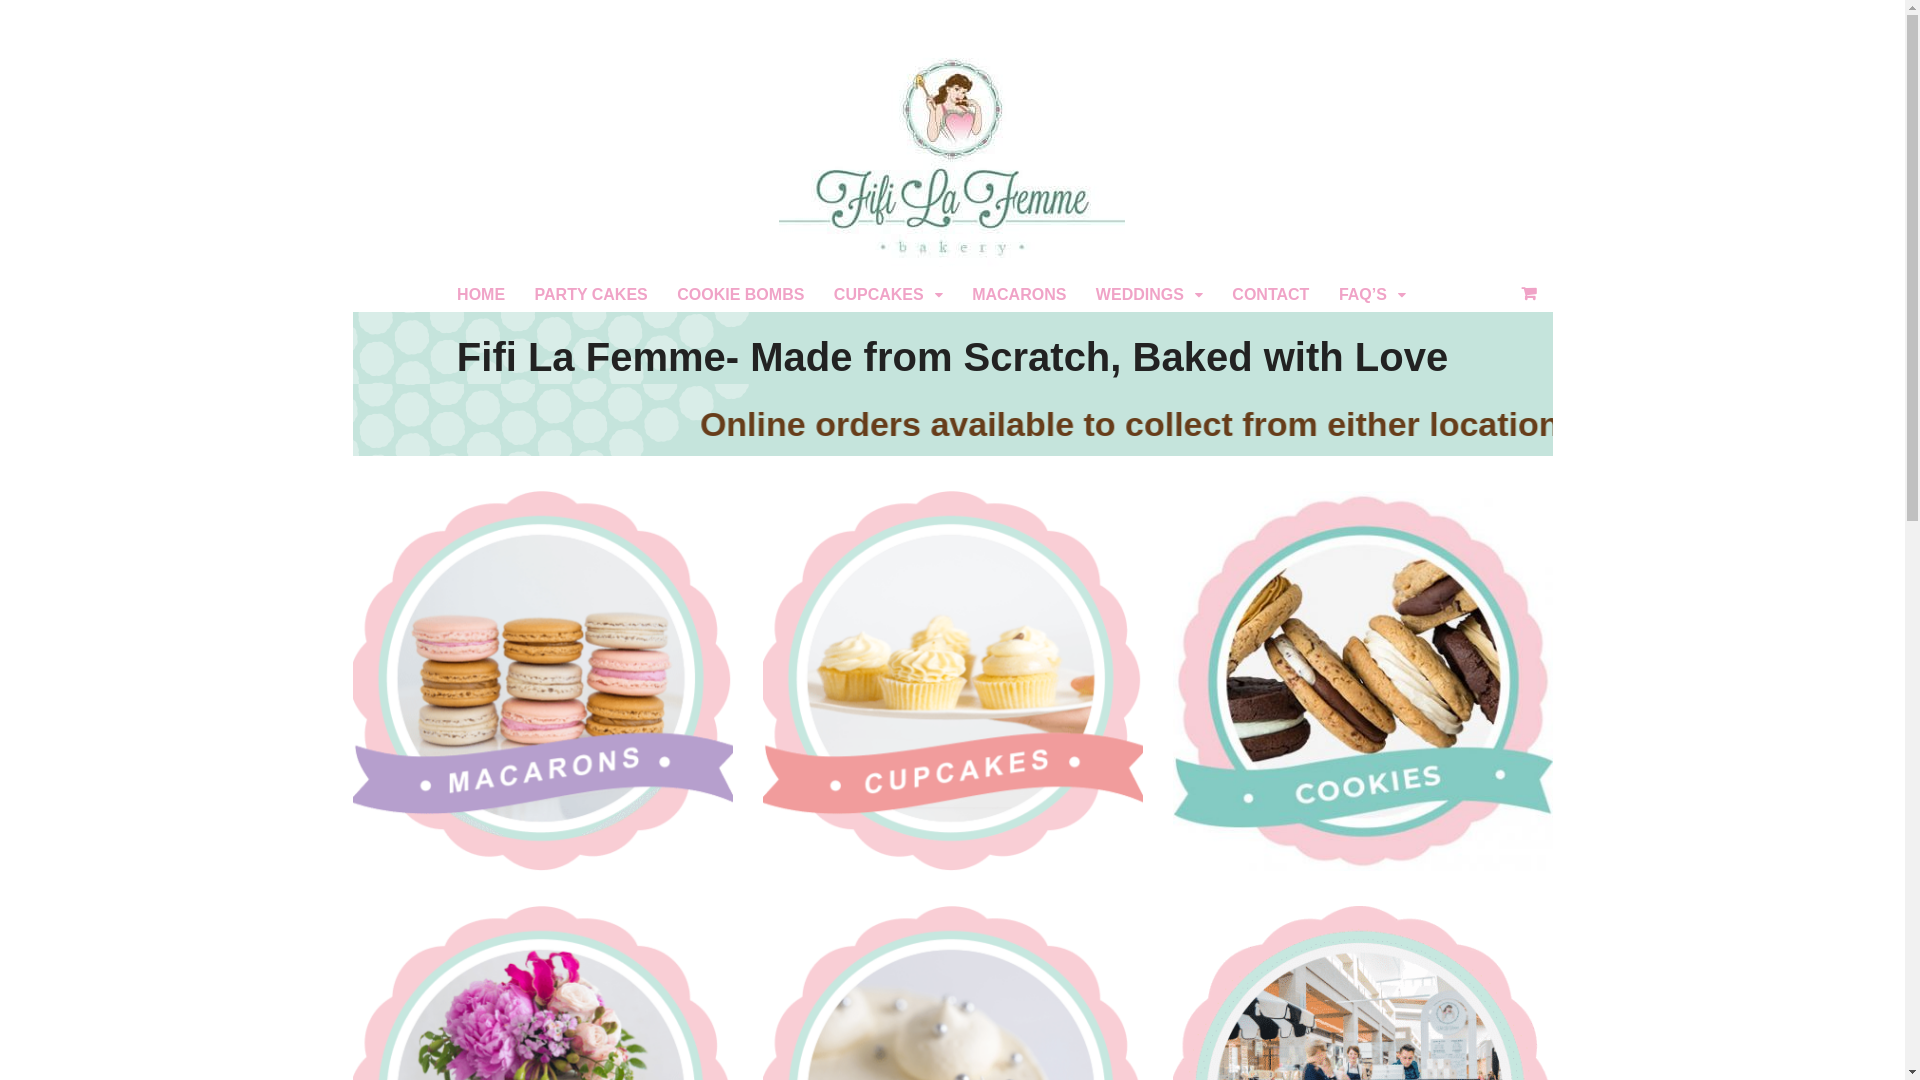 This screenshot has height=1080, width=1920. What do you see at coordinates (480, 294) in the screenshot?
I see `'HOME'` at bounding box center [480, 294].